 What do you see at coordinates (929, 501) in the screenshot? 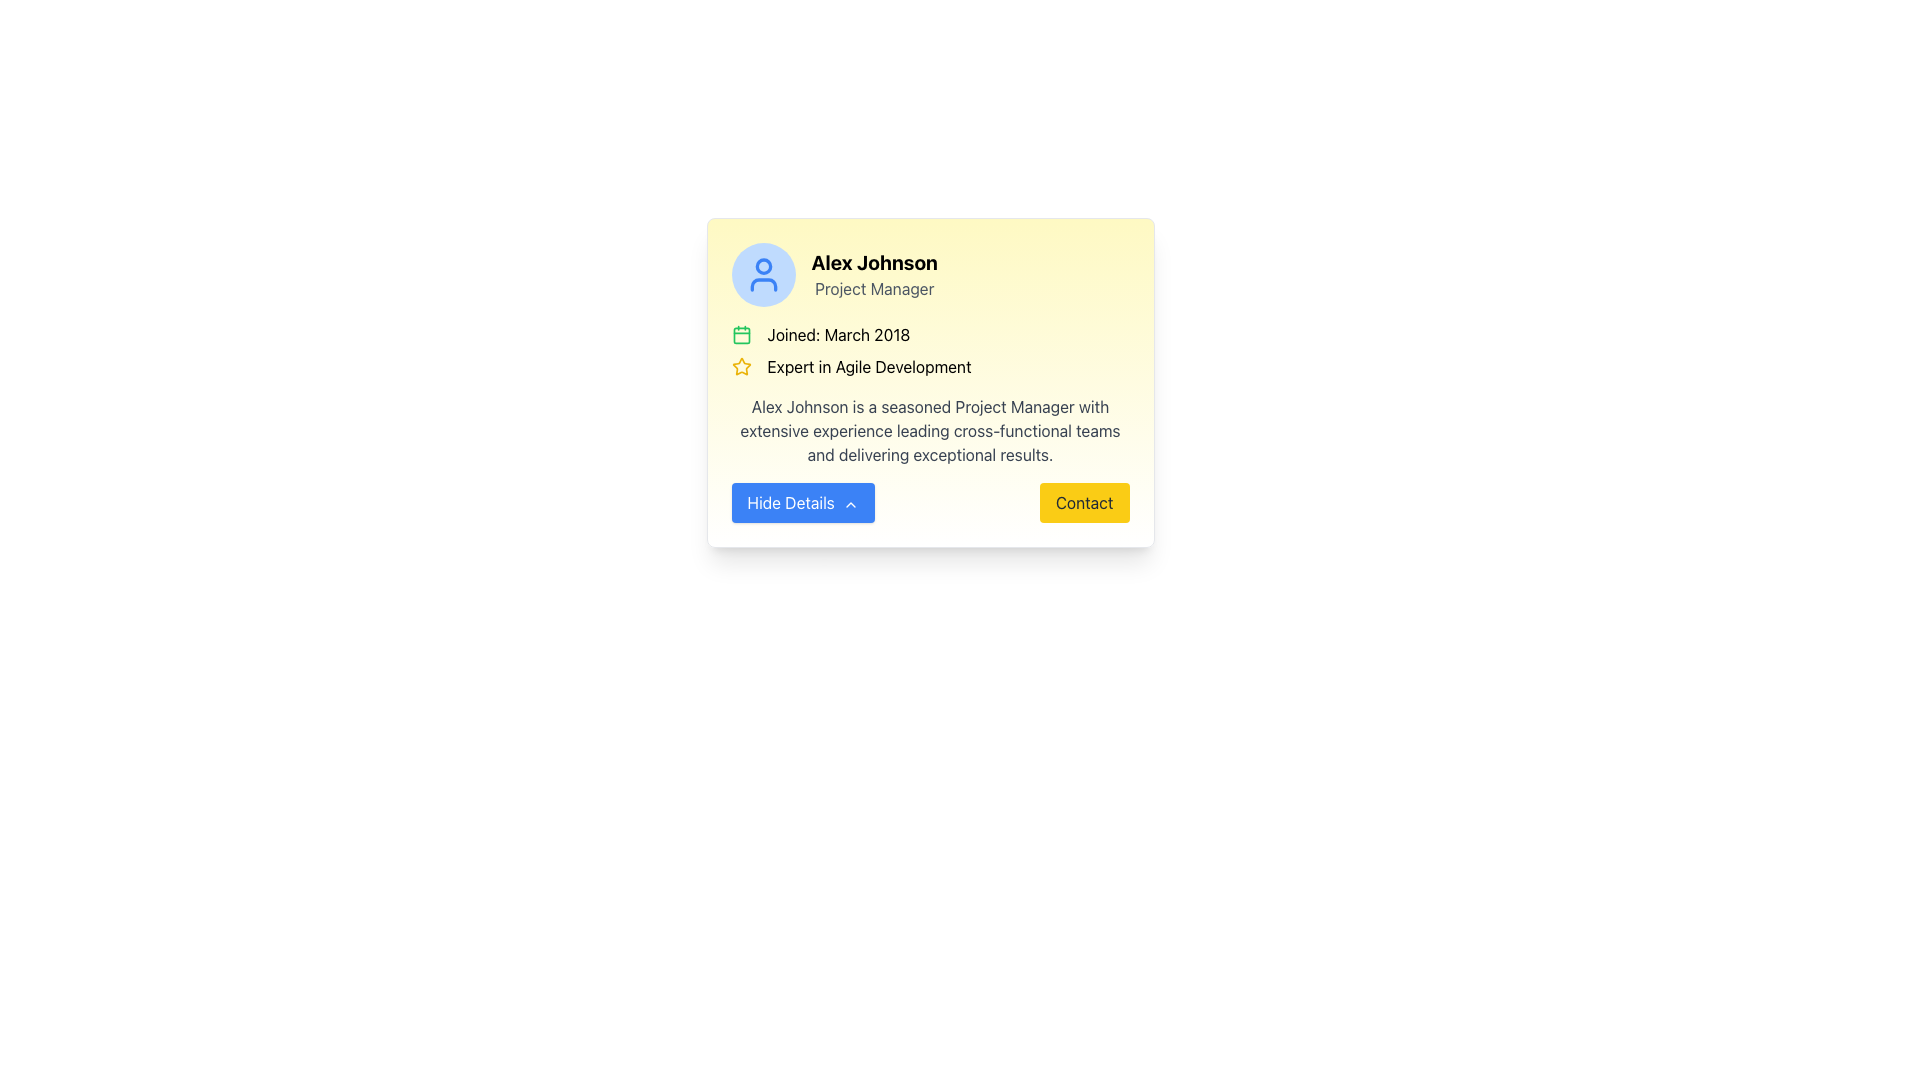
I see `the design space or layout spacer located between the 'Hide Details' and 'Contact' buttons within the card component` at bounding box center [929, 501].